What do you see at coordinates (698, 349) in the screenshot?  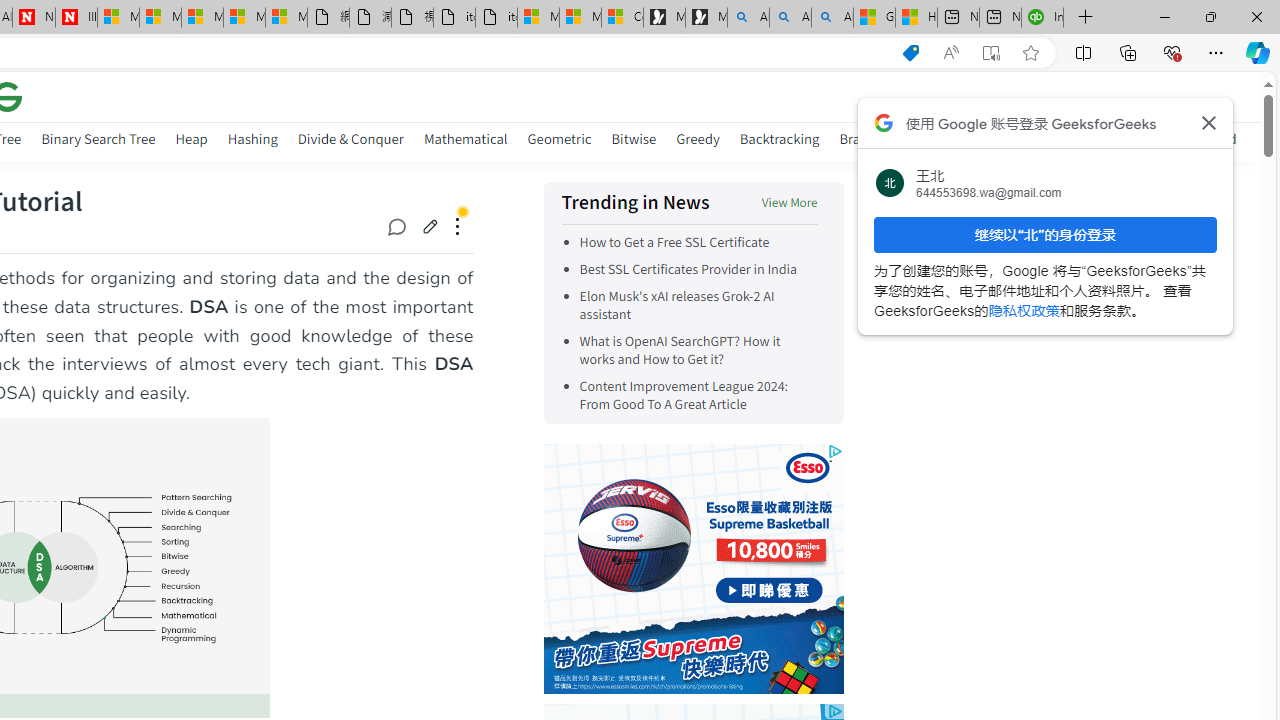 I see `'What is OpenAI SearchGPT? How it works and How to Get it?'` at bounding box center [698, 349].